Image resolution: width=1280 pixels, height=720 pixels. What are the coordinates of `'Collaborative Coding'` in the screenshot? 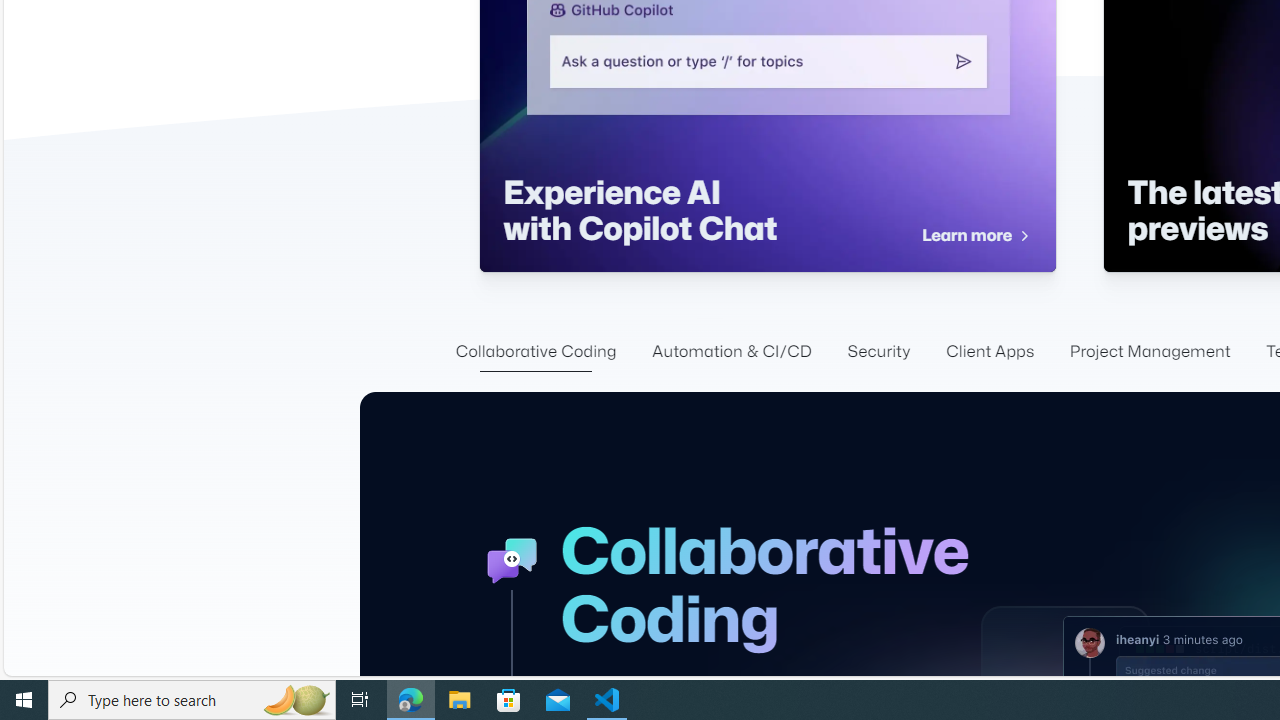 It's located at (535, 351).